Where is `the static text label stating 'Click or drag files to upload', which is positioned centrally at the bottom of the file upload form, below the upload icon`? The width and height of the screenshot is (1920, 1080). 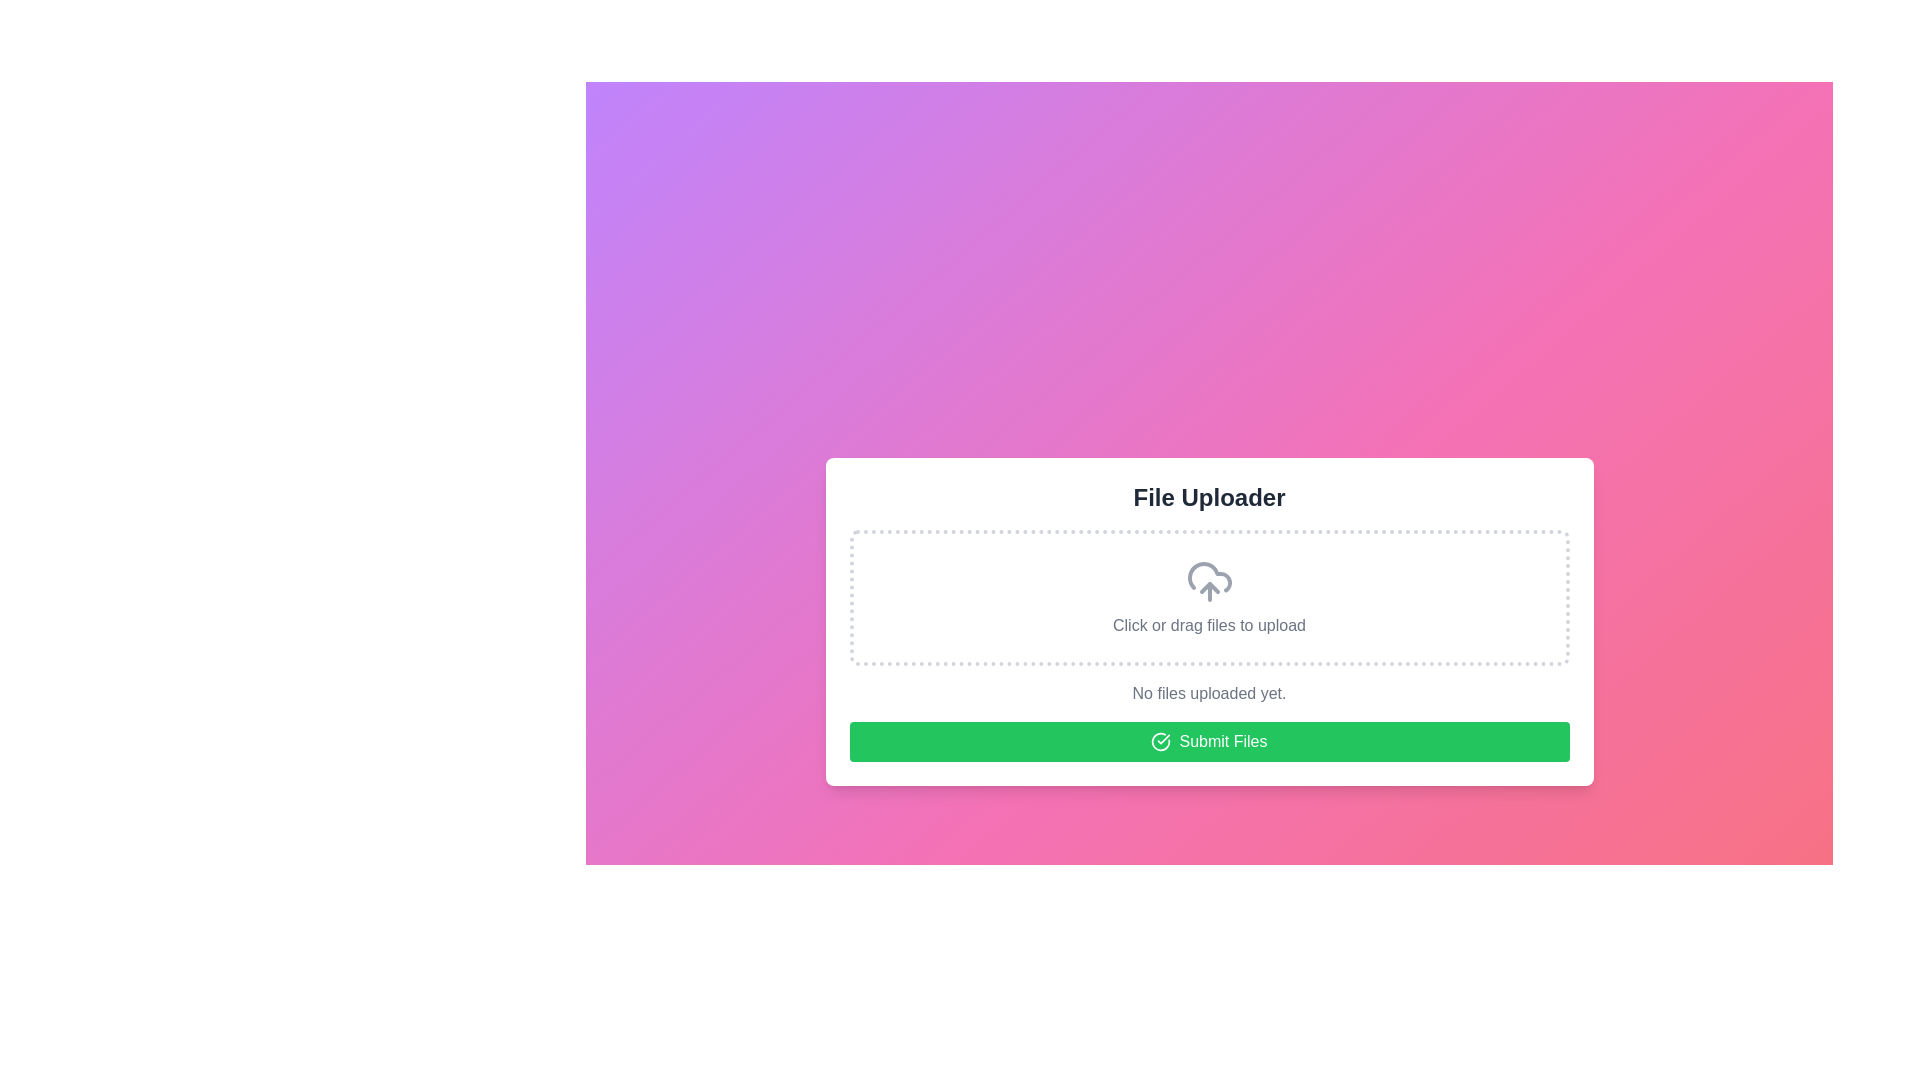 the static text label stating 'Click or drag files to upload', which is positioned centrally at the bottom of the file upload form, below the upload icon is located at coordinates (1208, 624).